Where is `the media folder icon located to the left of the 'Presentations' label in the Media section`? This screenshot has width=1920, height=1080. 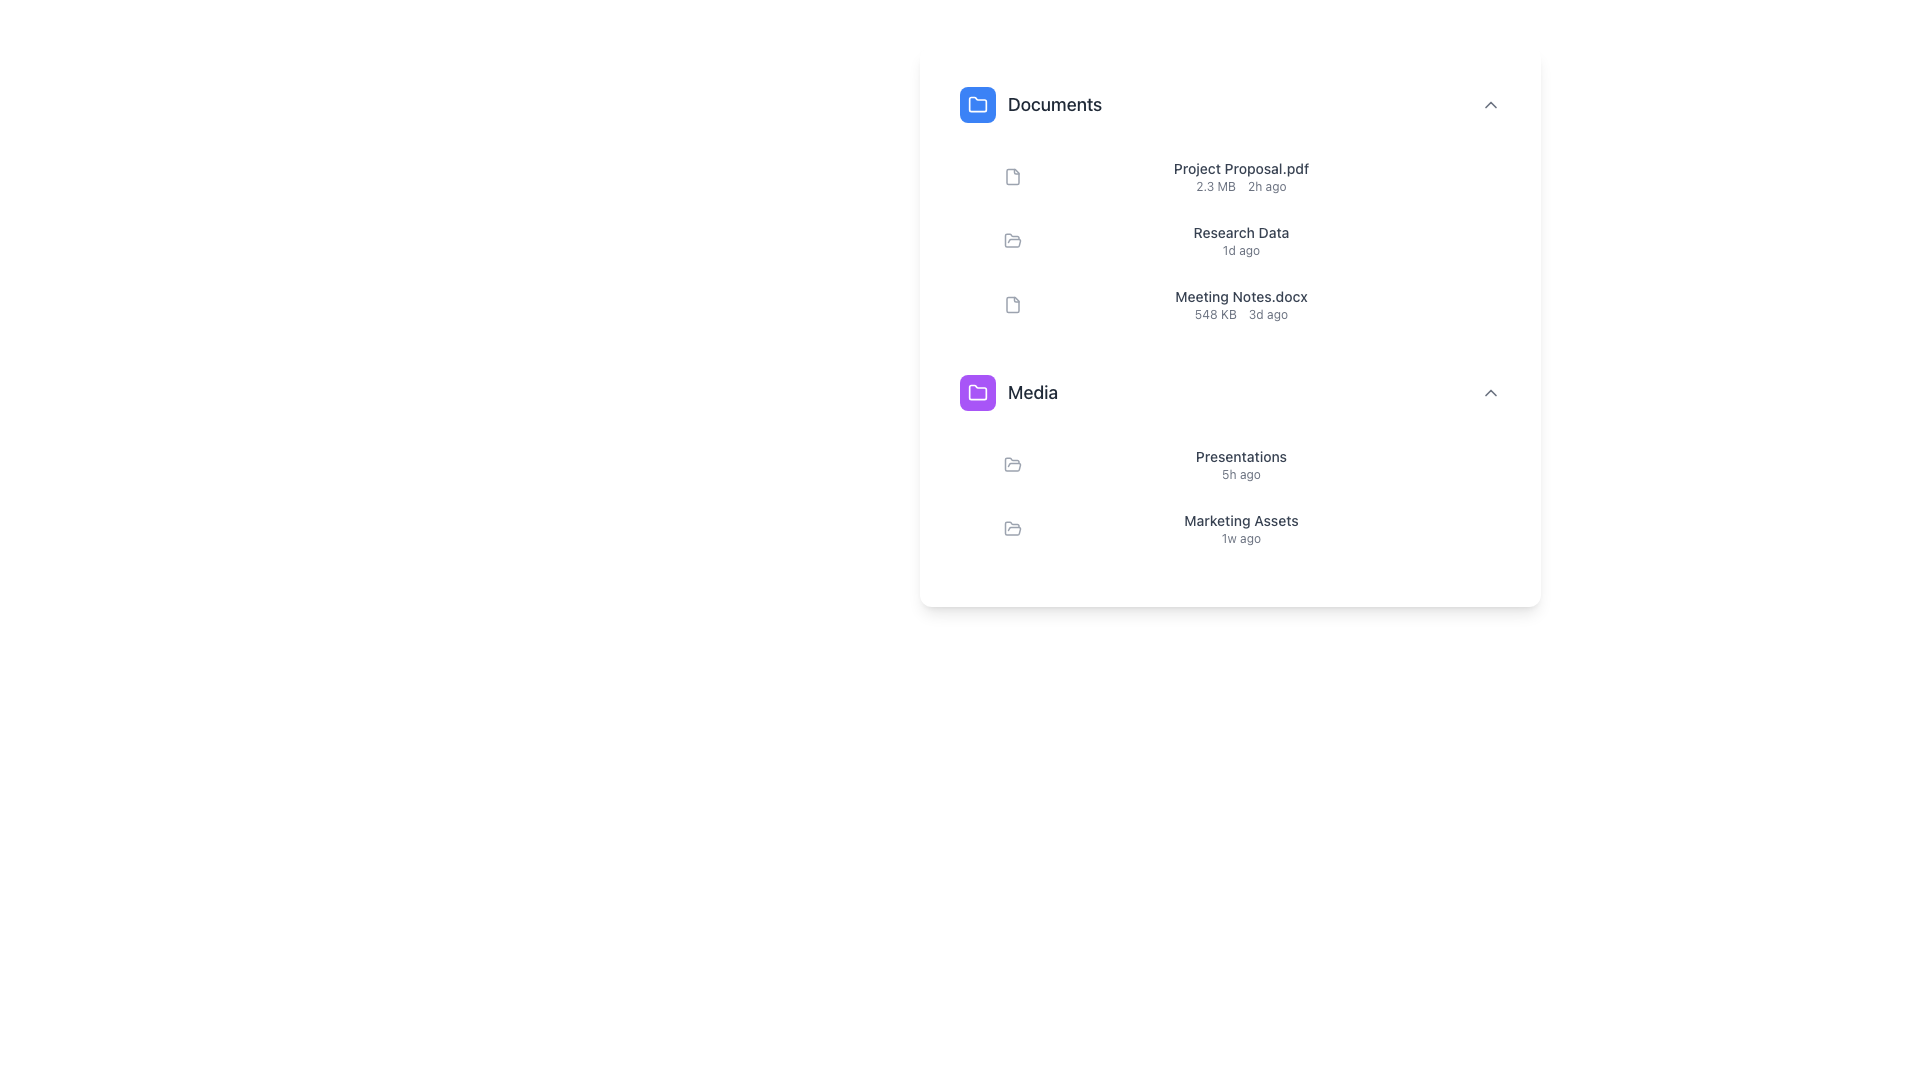
the media folder icon located to the left of the 'Presentations' label in the Media section is located at coordinates (1012, 464).